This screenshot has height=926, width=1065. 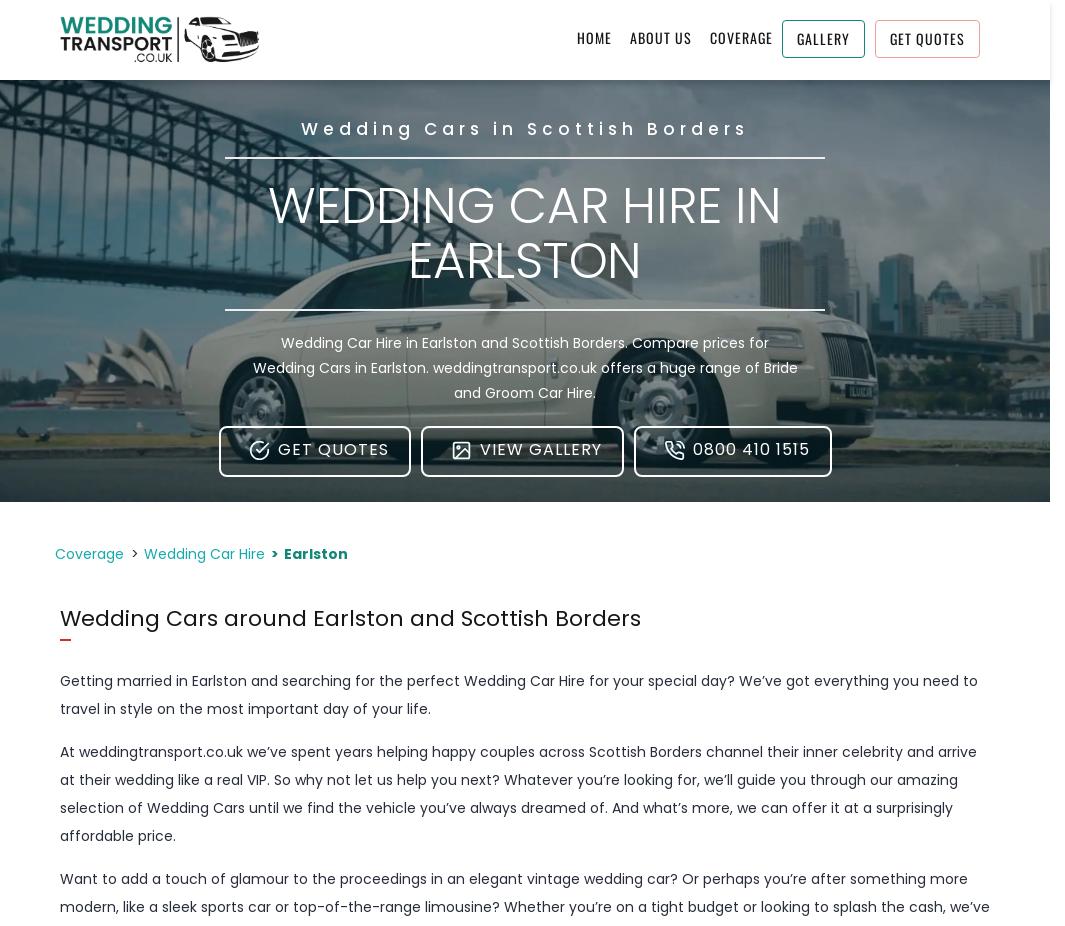 I want to click on 'Wedding Car Hire in Earlston and Scottish Borders. Compare prices for Wedding Cars in Earlston. weddingtransport.co.uk offers a huge range of Bride and Groom Car Hire.', so click(x=250, y=367).